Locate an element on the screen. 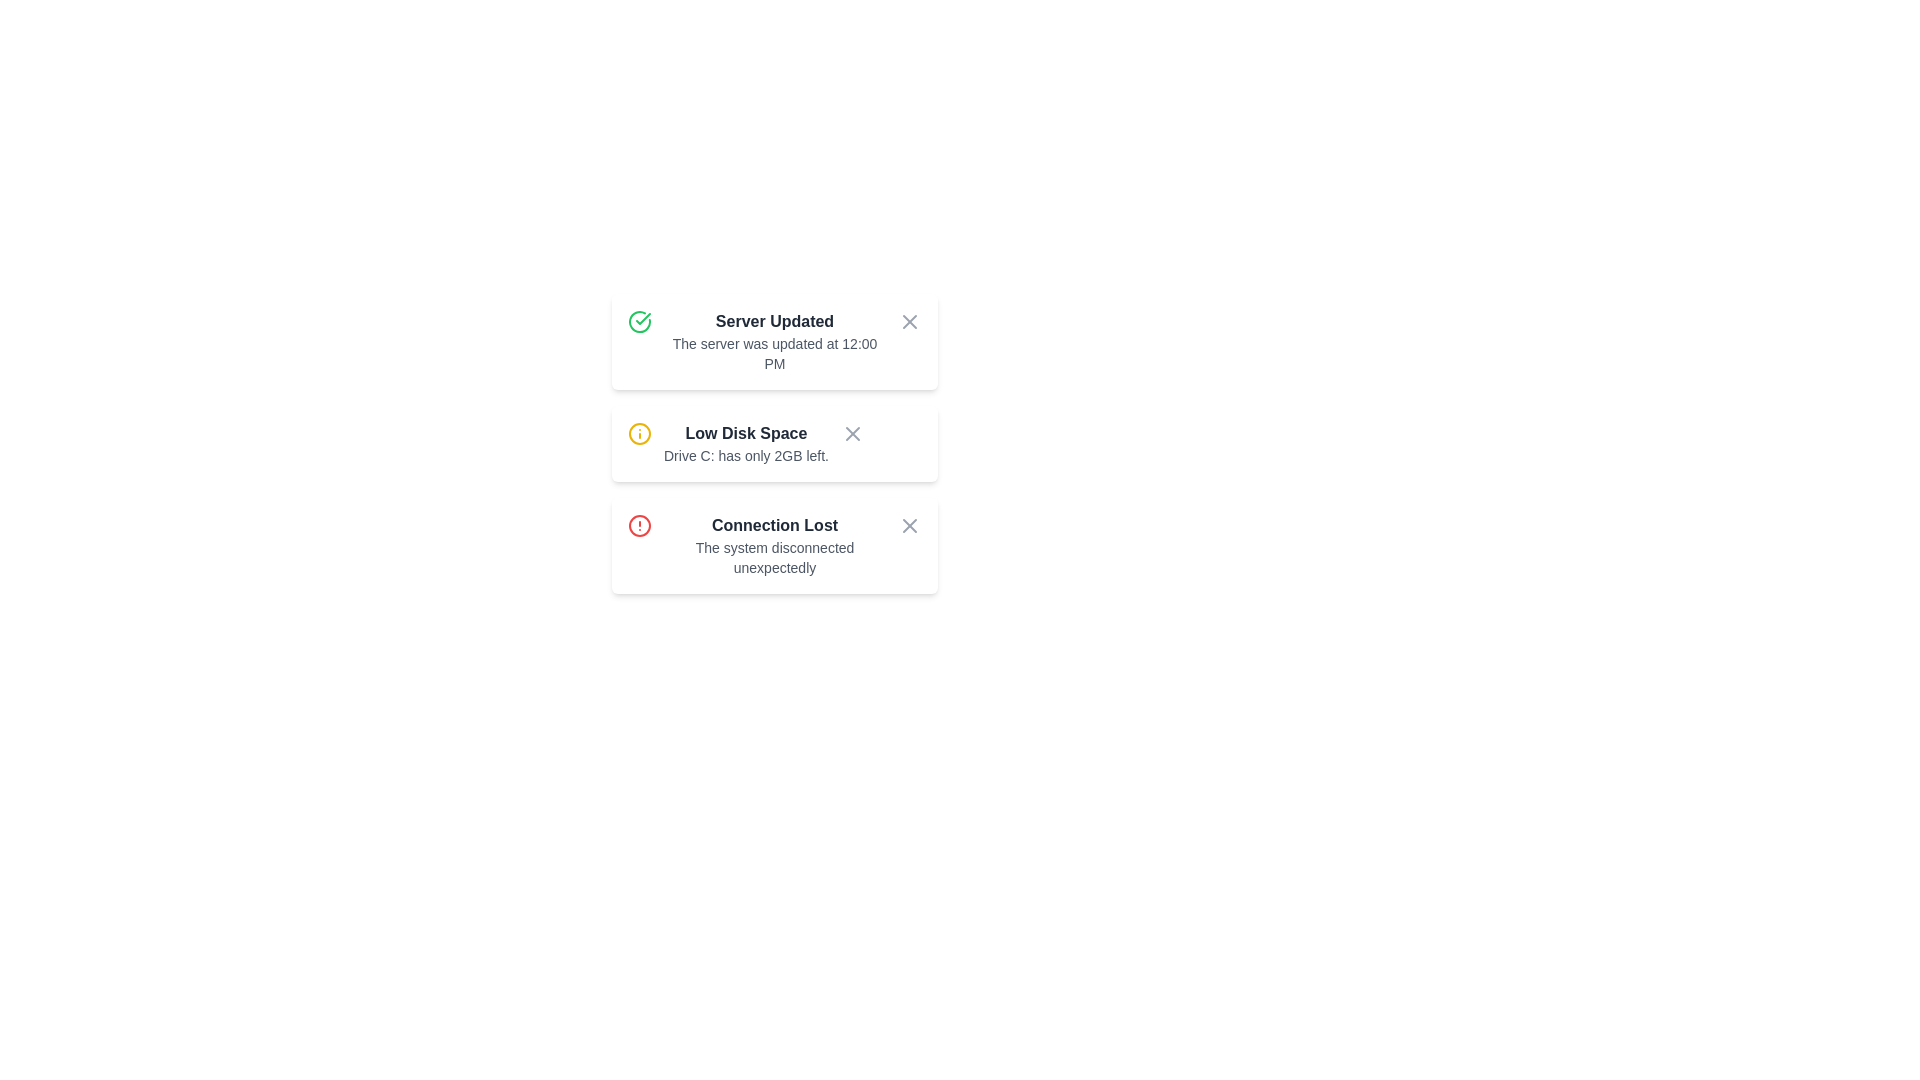 The height and width of the screenshot is (1080, 1920). the Text label that emphasizes the notification message 'Drive C: has only 2GB left.' positioned at the top of its respective notification card is located at coordinates (745, 433).